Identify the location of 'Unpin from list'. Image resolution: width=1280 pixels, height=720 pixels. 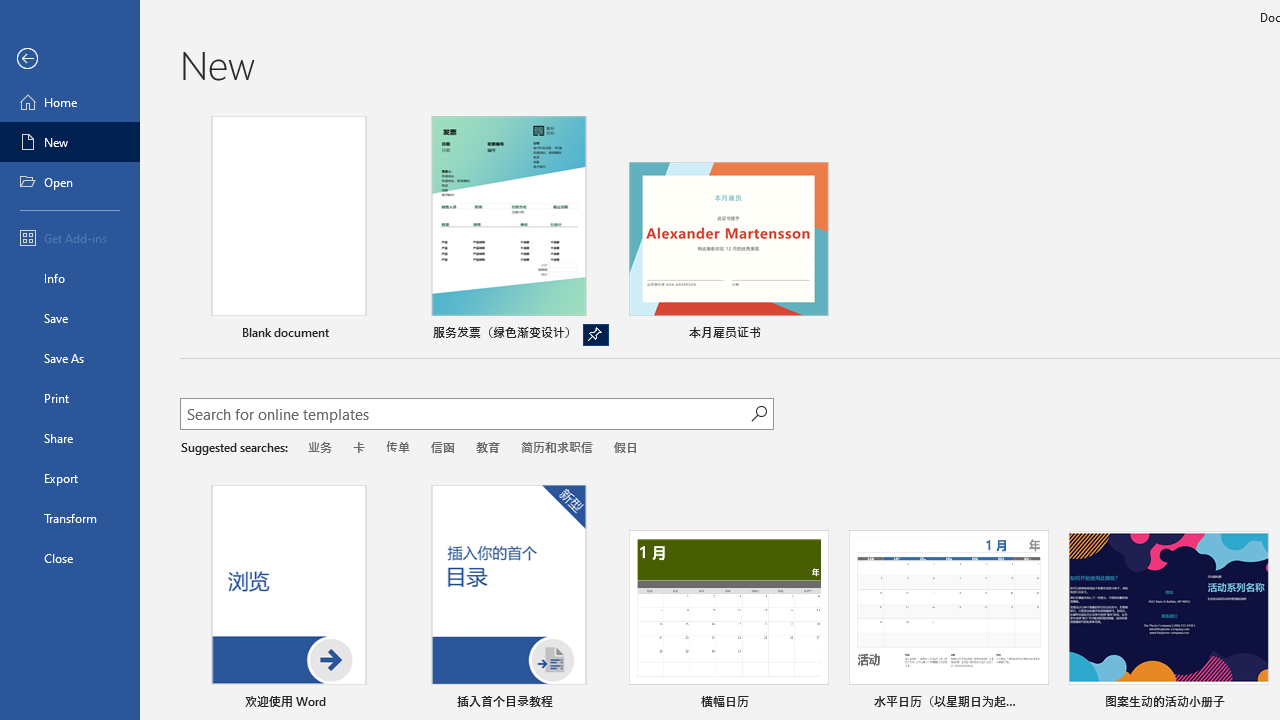
(594, 334).